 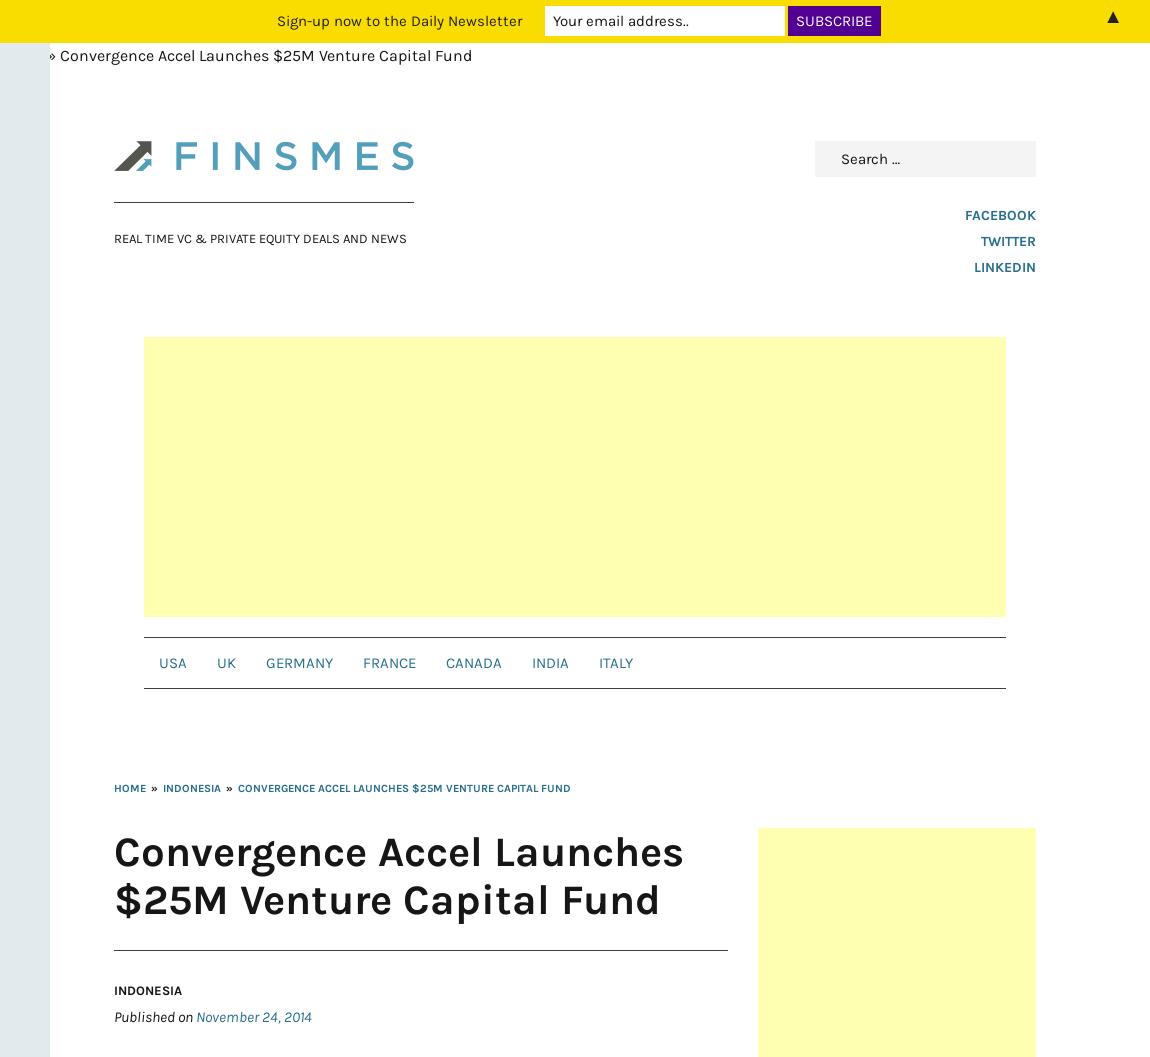 I want to click on 'UK', so click(x=225, y=662).